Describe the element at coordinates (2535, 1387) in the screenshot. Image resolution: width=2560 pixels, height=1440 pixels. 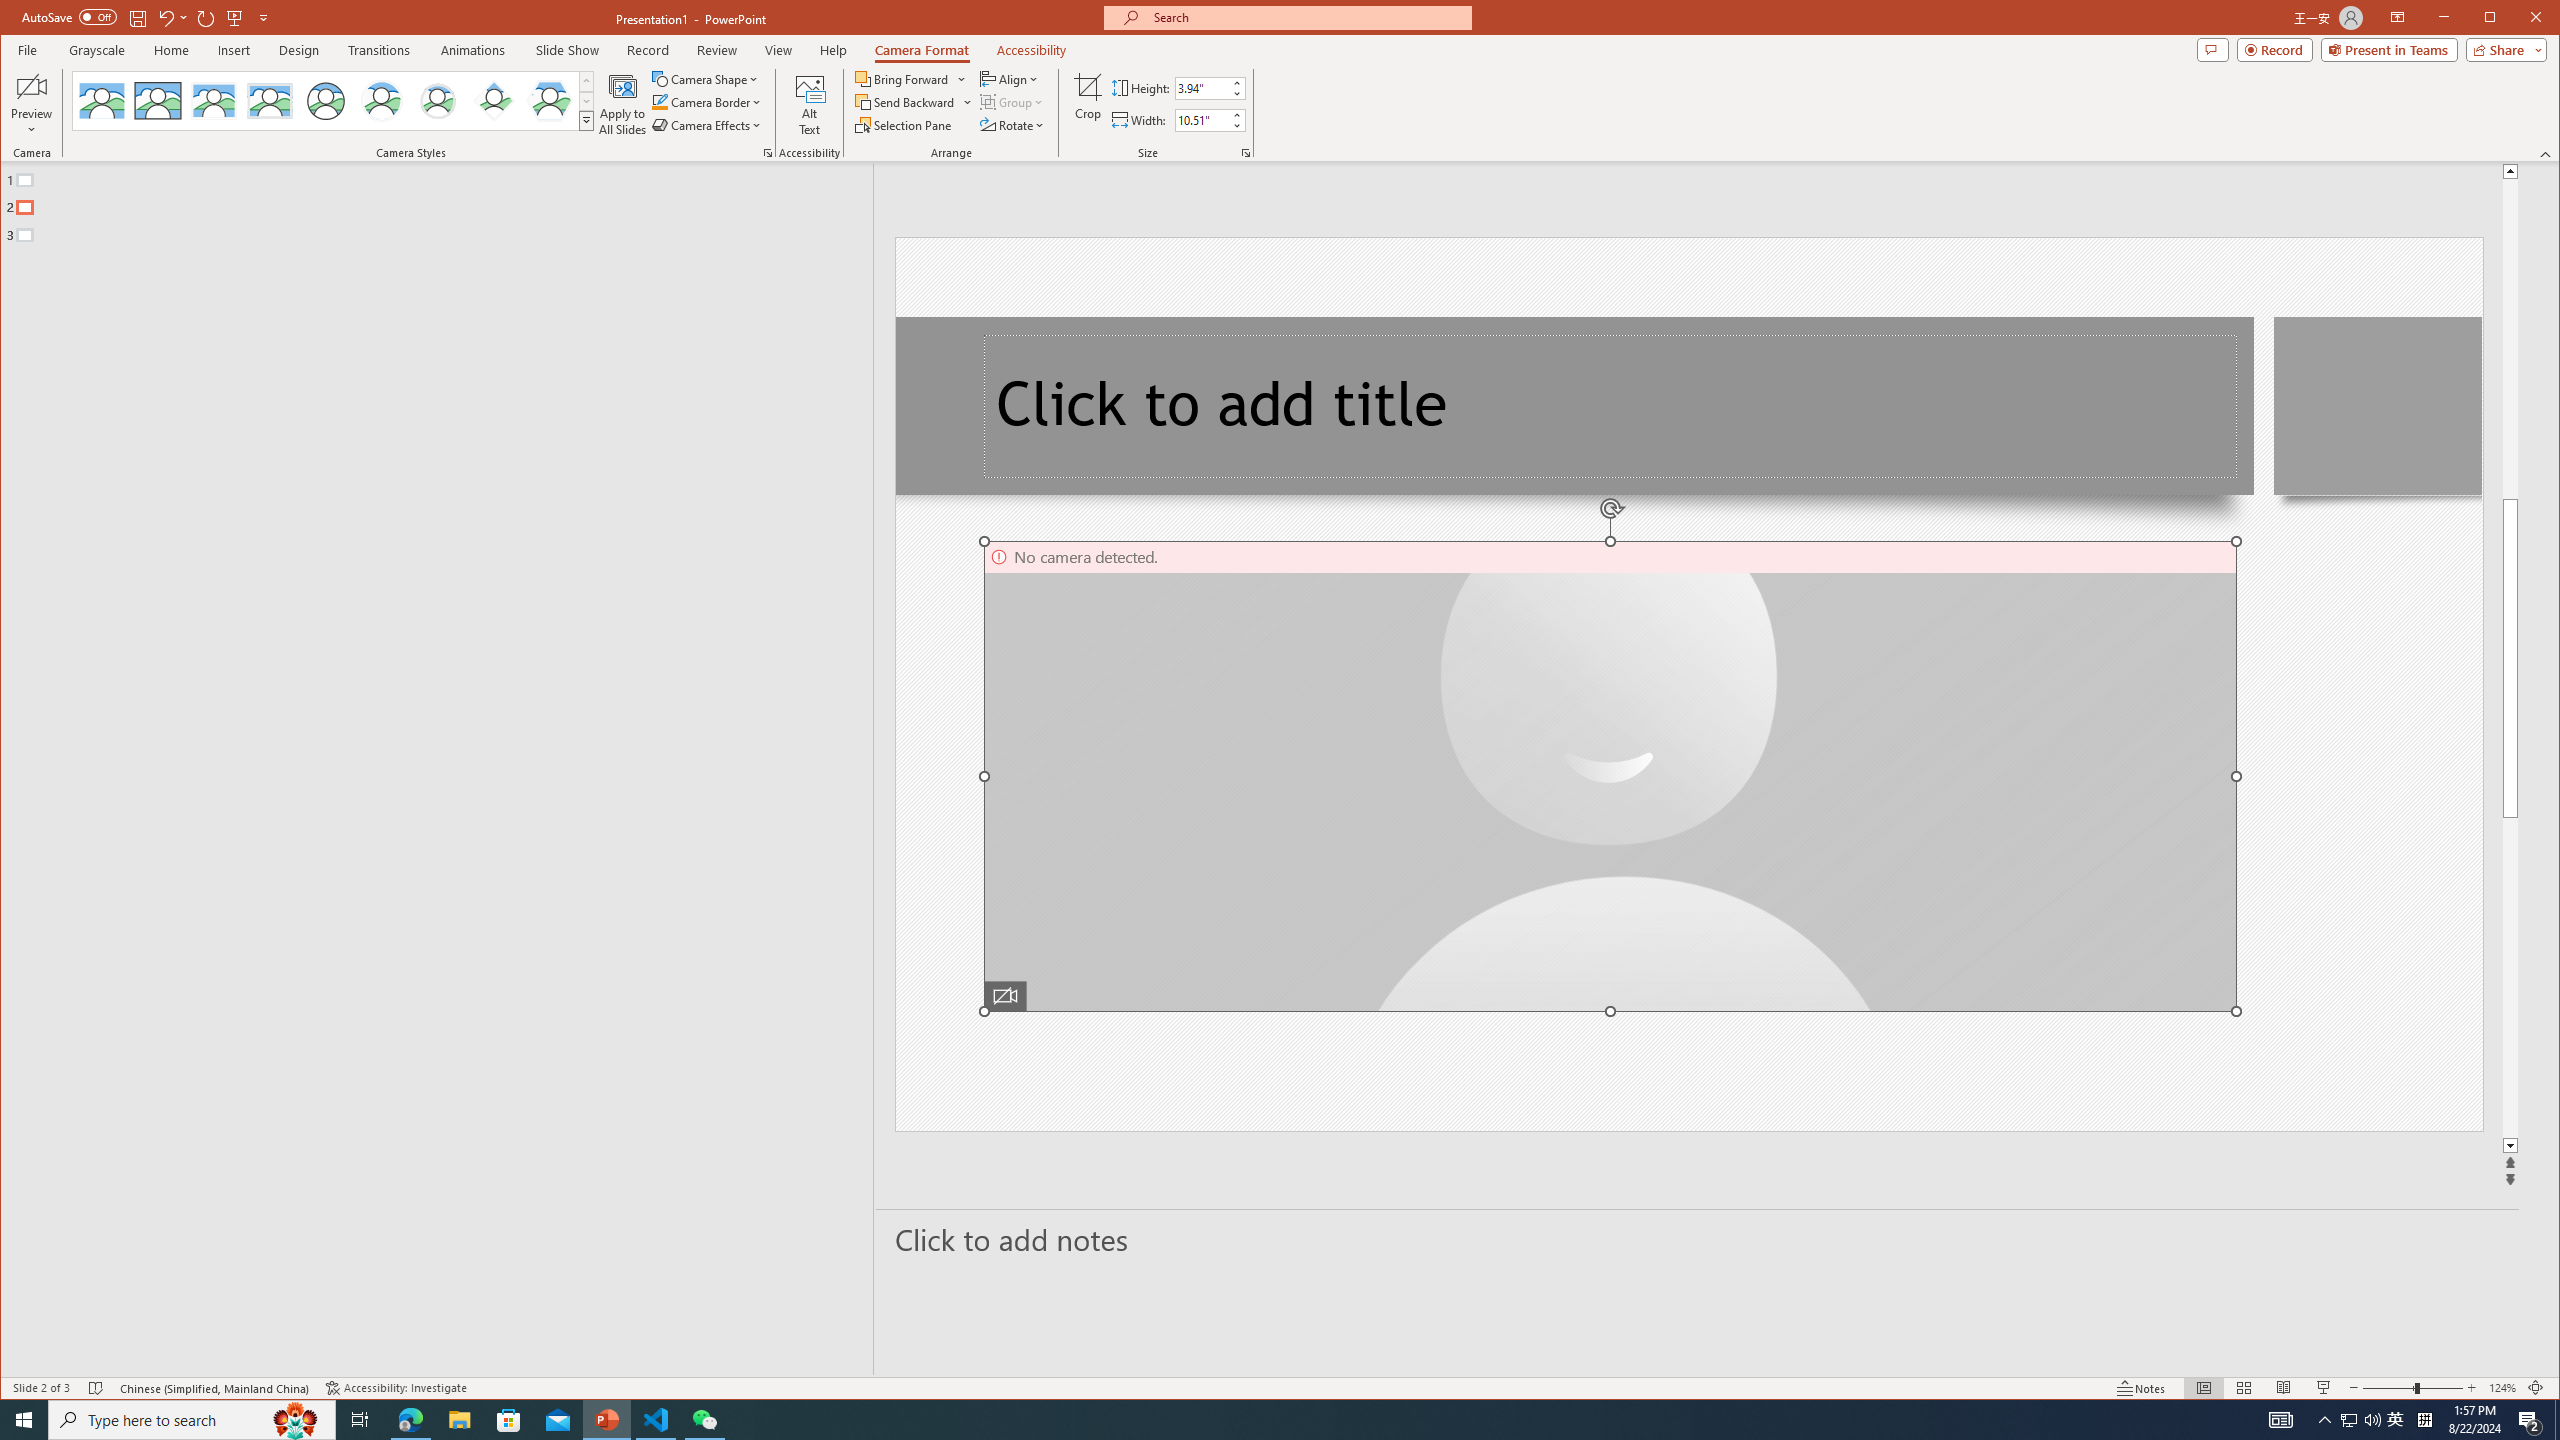
I see `'Zoom to Fit '` at that location.